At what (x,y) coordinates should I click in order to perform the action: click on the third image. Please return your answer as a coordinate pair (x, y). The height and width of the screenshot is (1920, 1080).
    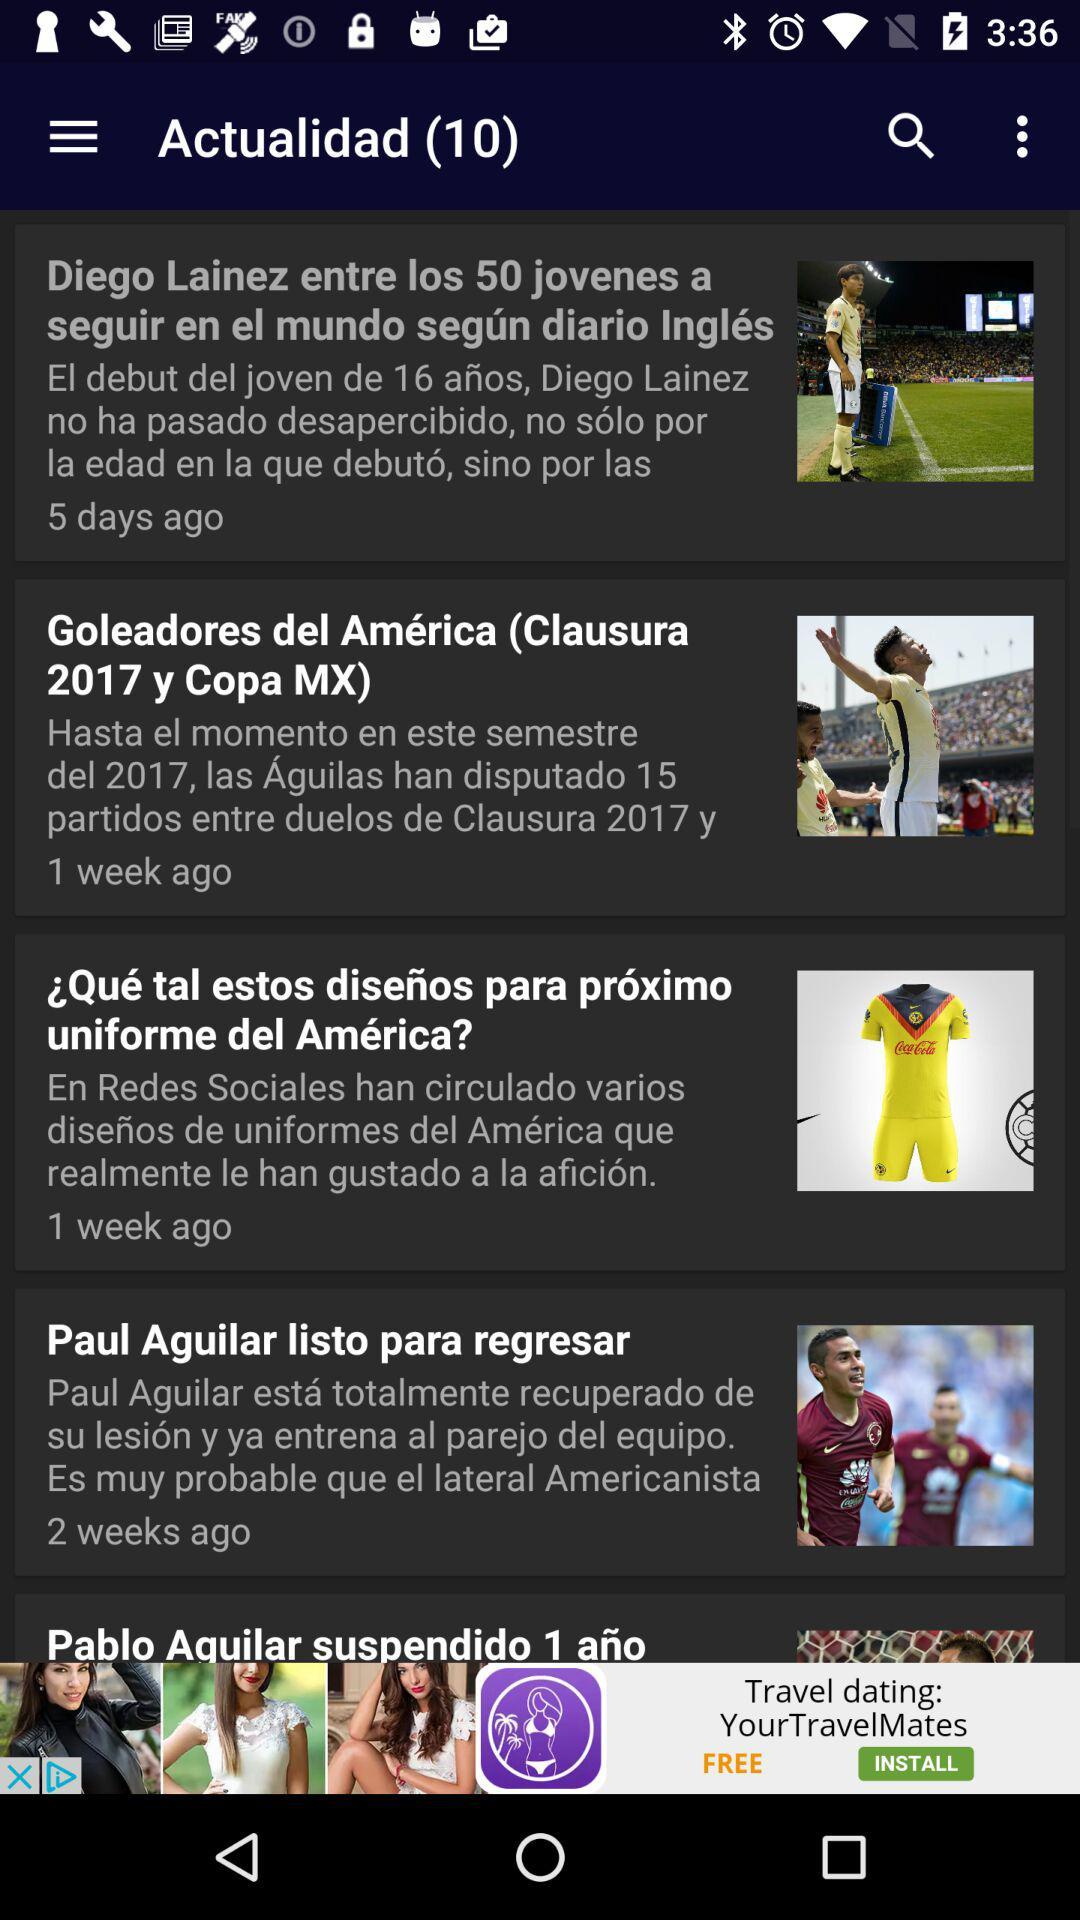
    Looking at the image, I should click on (915, 1072).